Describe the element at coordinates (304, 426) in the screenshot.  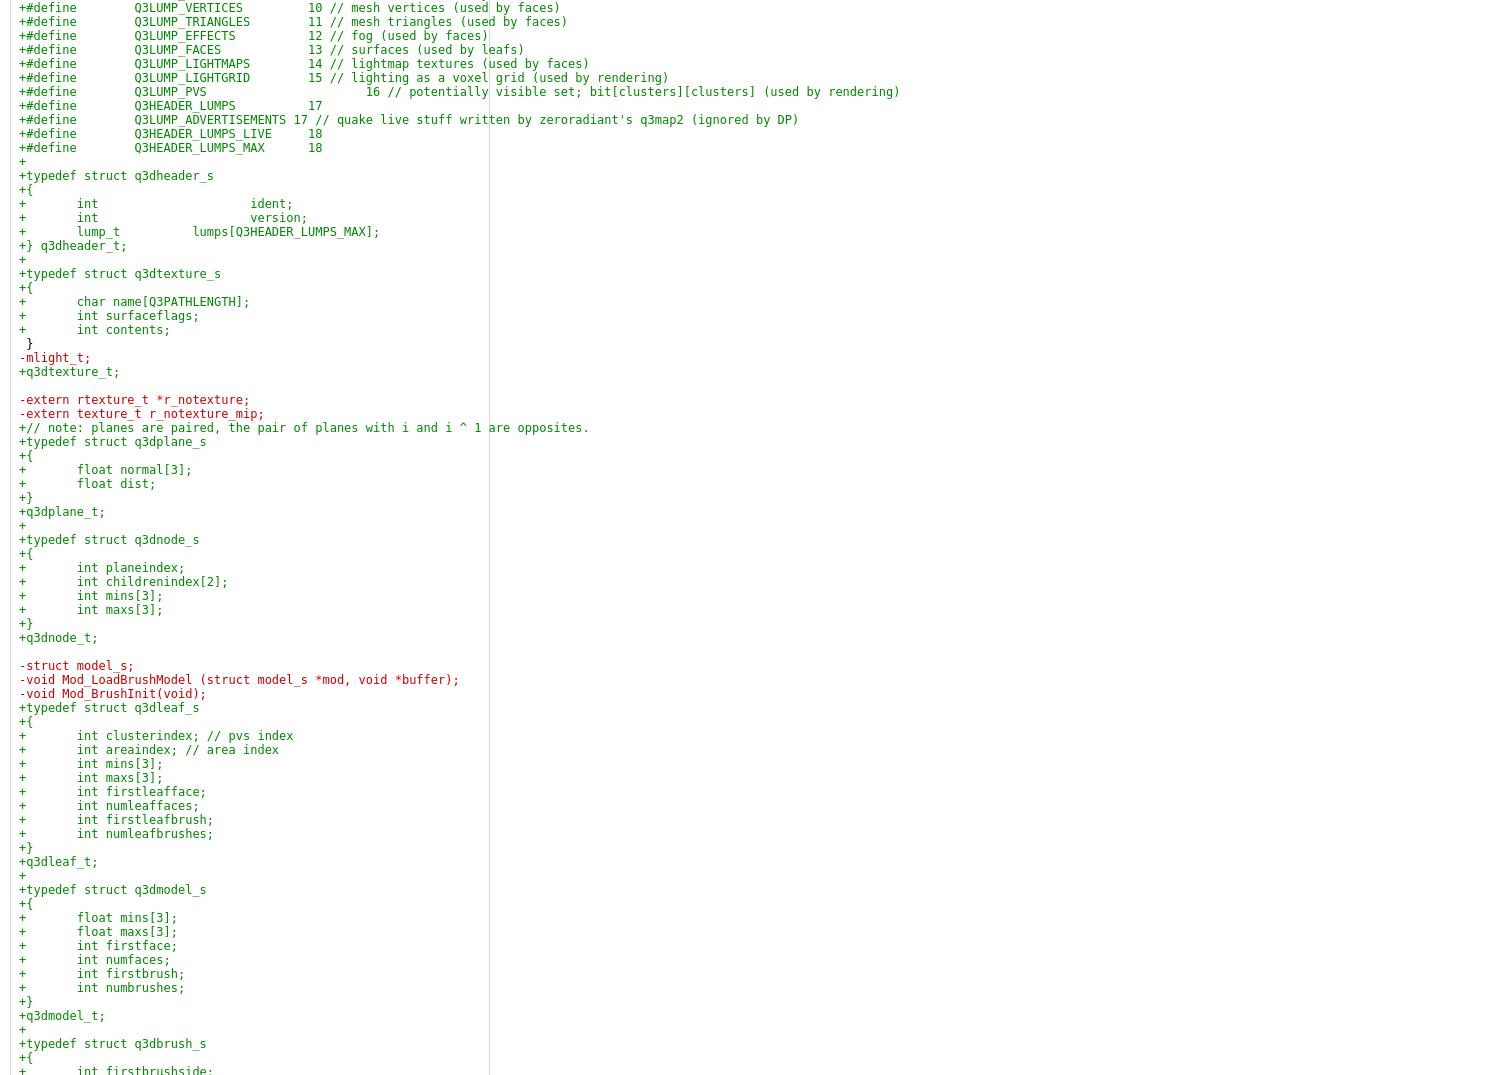
I see `'+// note: planes are paired, the pair of planes with i and i ^ 1 are opposites.'` at that location.